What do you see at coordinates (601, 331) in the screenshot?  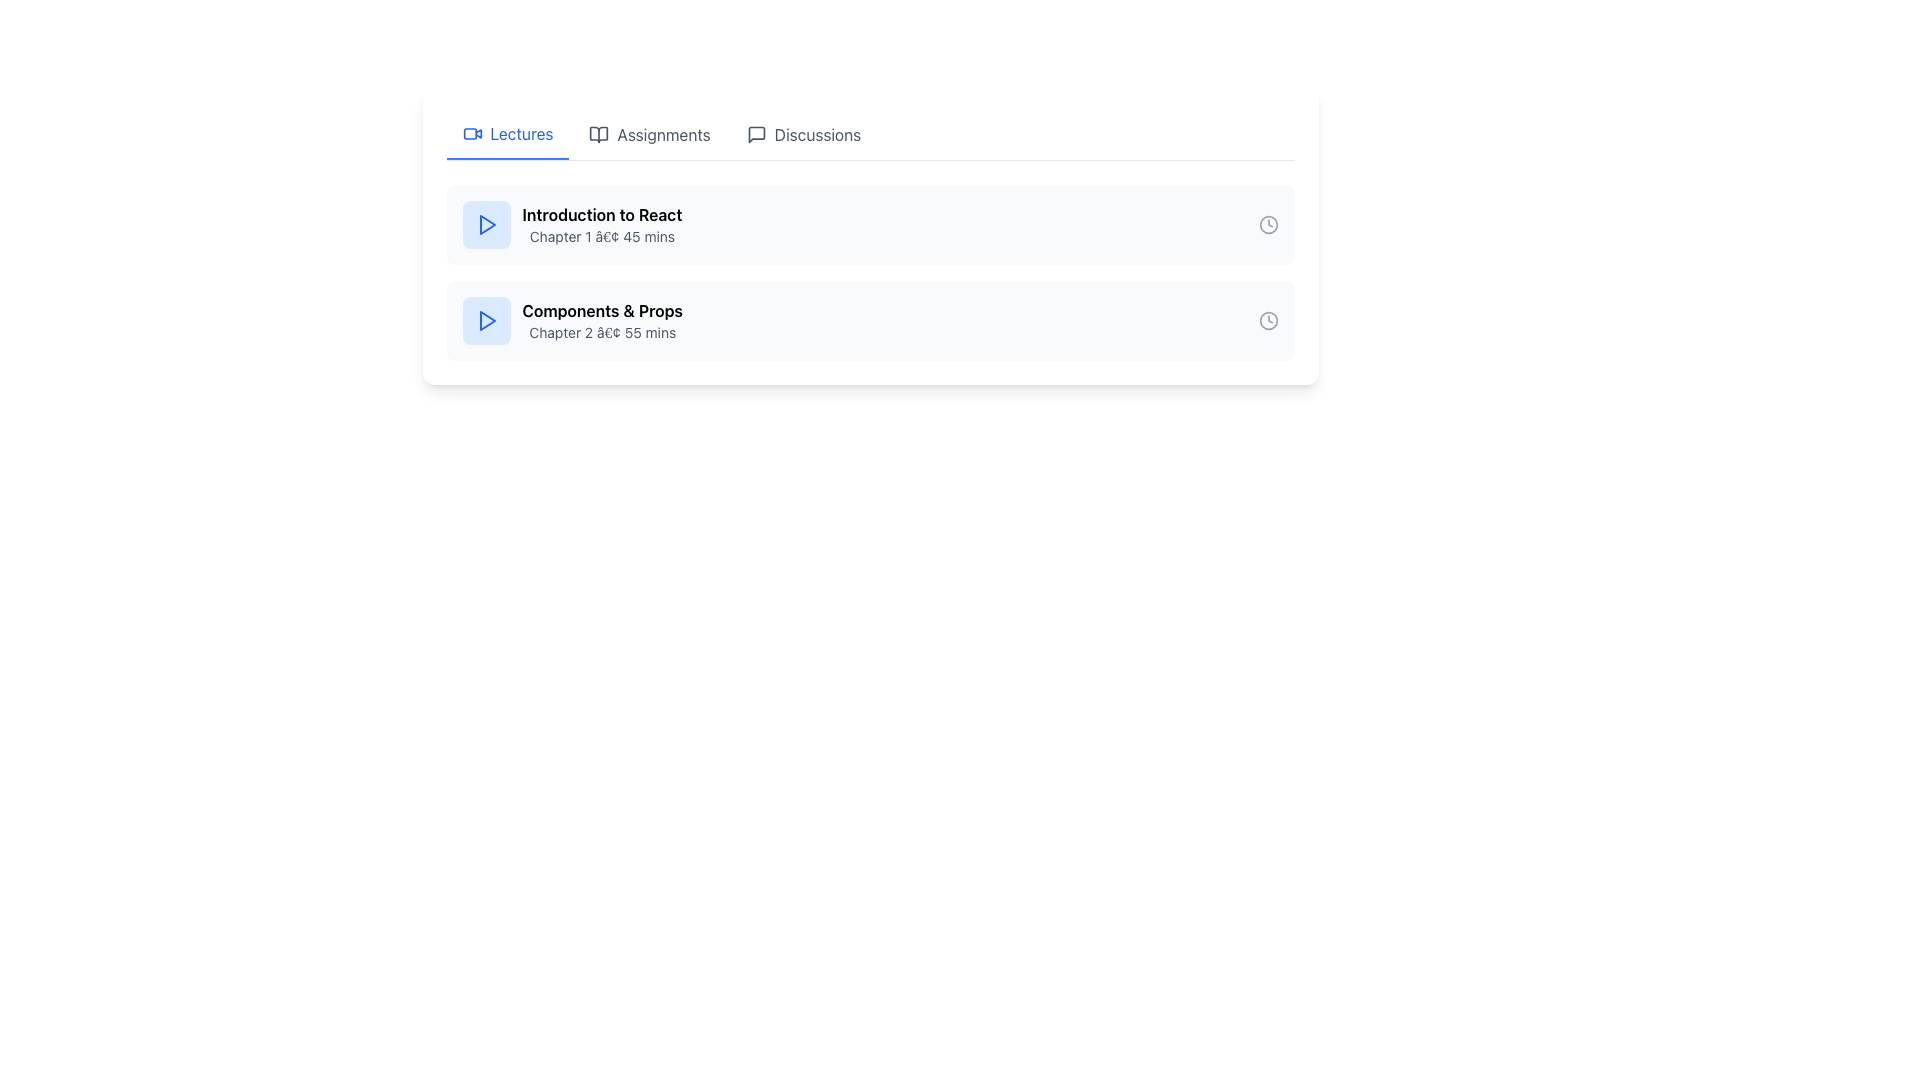 I see `the text label that displays 'Chapter 2 â€¢ 55 mins', which is positioned beneath 'Components & Props' in a compact block design` at bounding box center [601, 331].